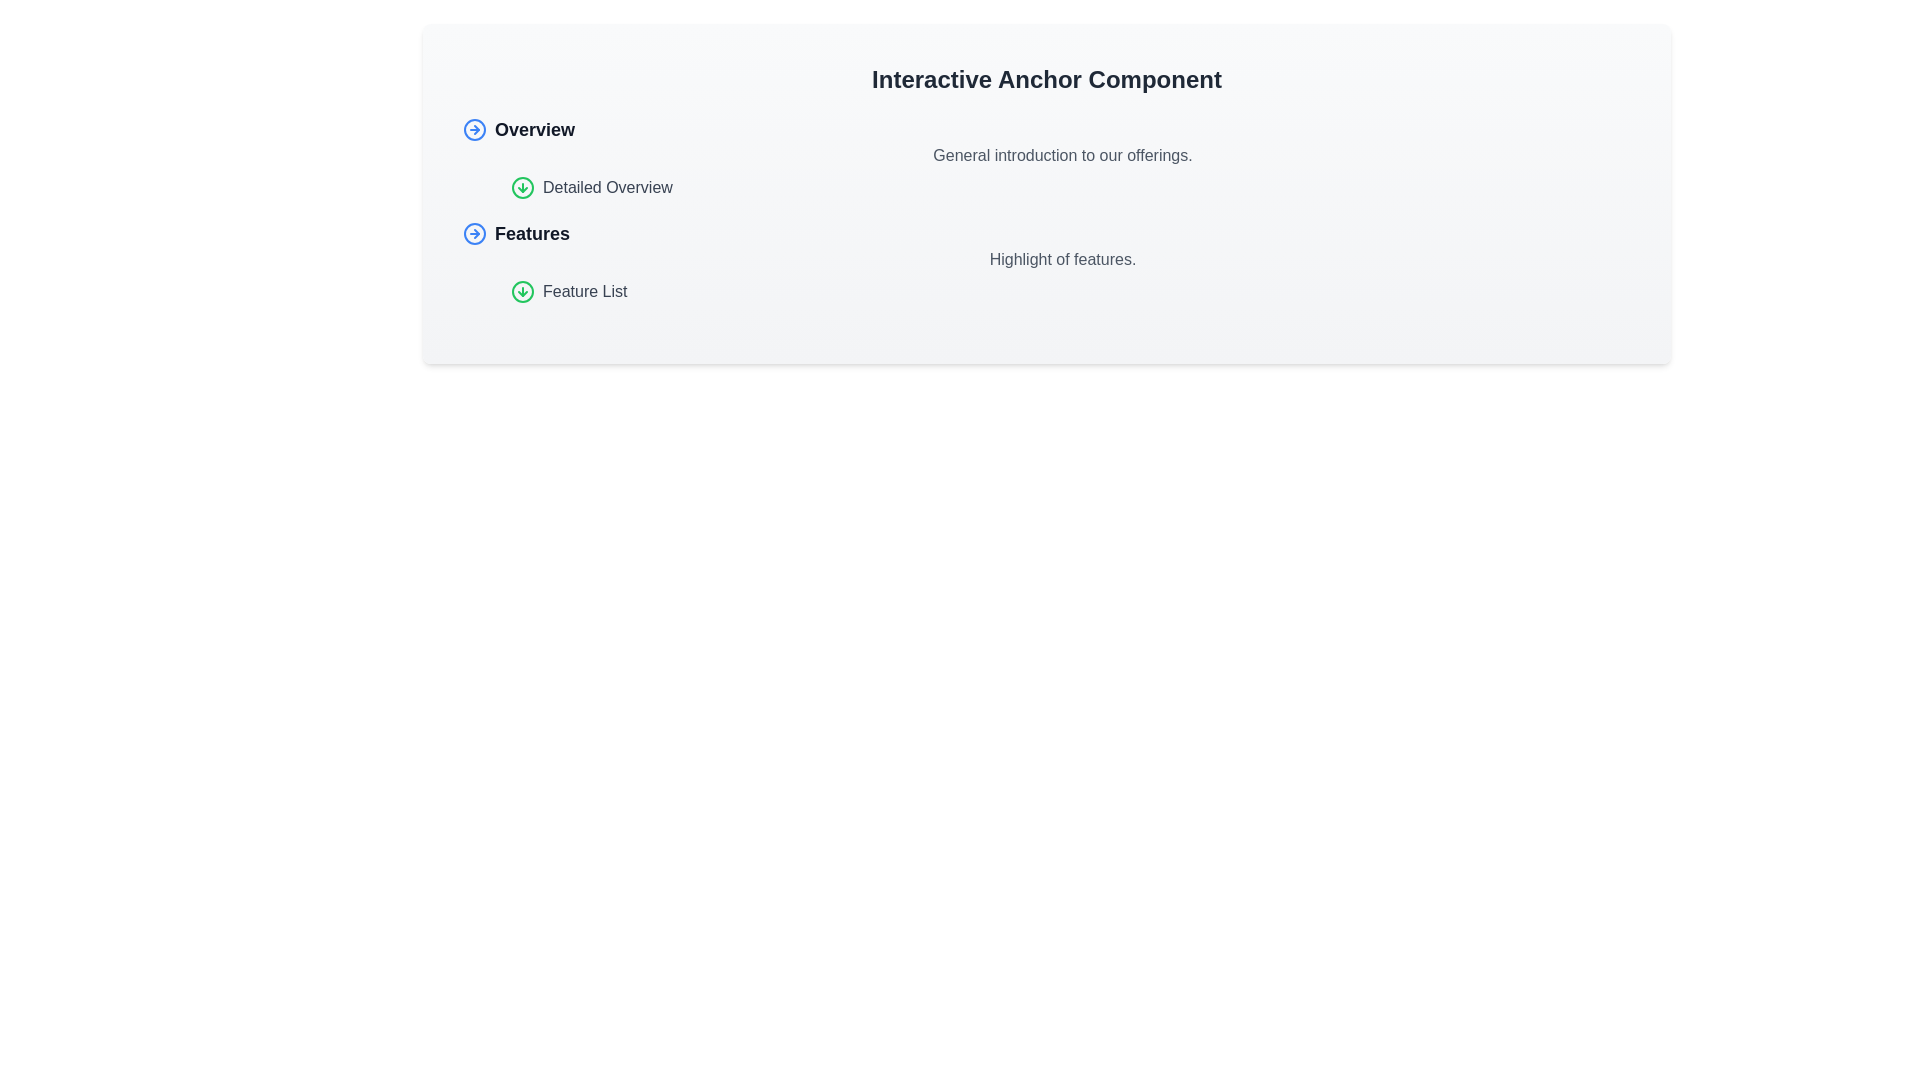 This screenshot has height=1080, width=1920. What do you see at coordinates (532, 233) in the screenshot?
I see `the 'Features' clickable hyperlink to observe a visual change in text color, which is styled in bold and slightly larger font with a blue hover effect` at bounding box center [532, 233].